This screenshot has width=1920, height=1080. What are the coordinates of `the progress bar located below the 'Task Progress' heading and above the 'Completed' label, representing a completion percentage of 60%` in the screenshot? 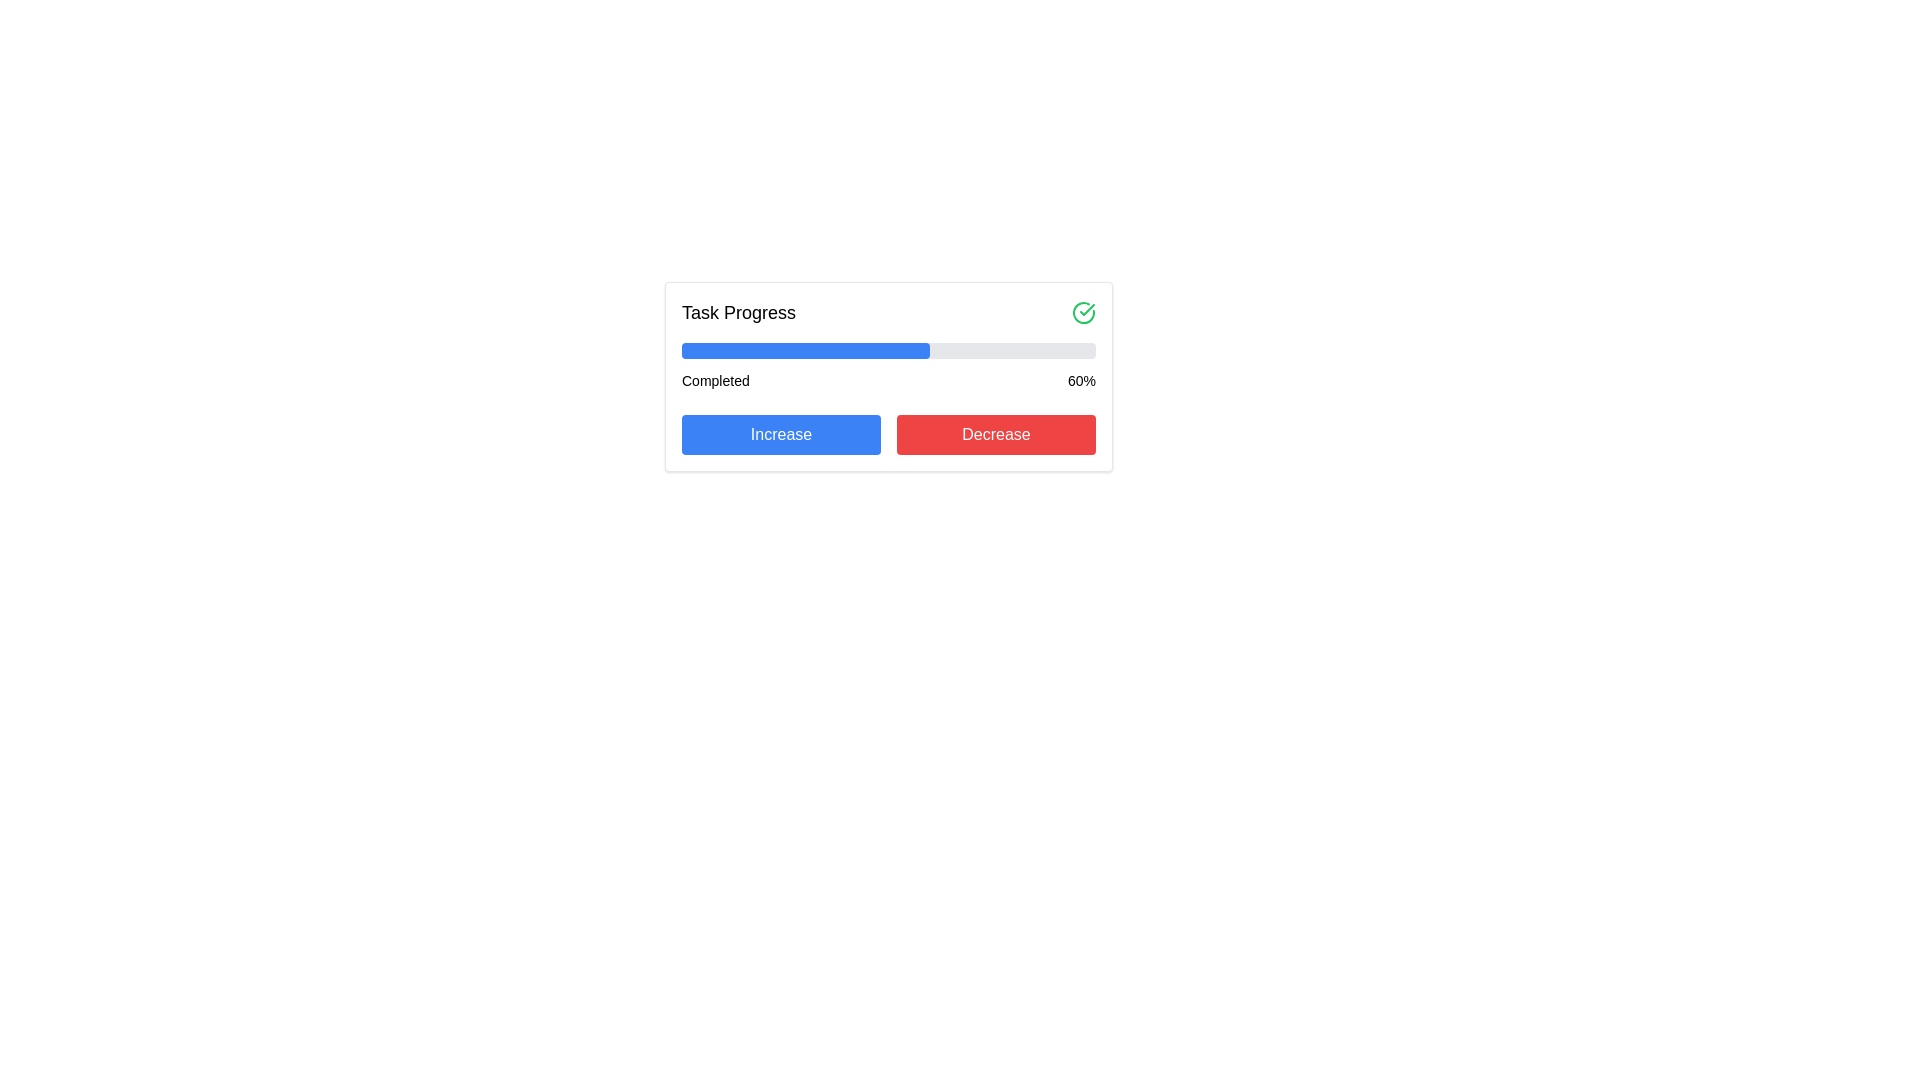 It's located at (887, 350).